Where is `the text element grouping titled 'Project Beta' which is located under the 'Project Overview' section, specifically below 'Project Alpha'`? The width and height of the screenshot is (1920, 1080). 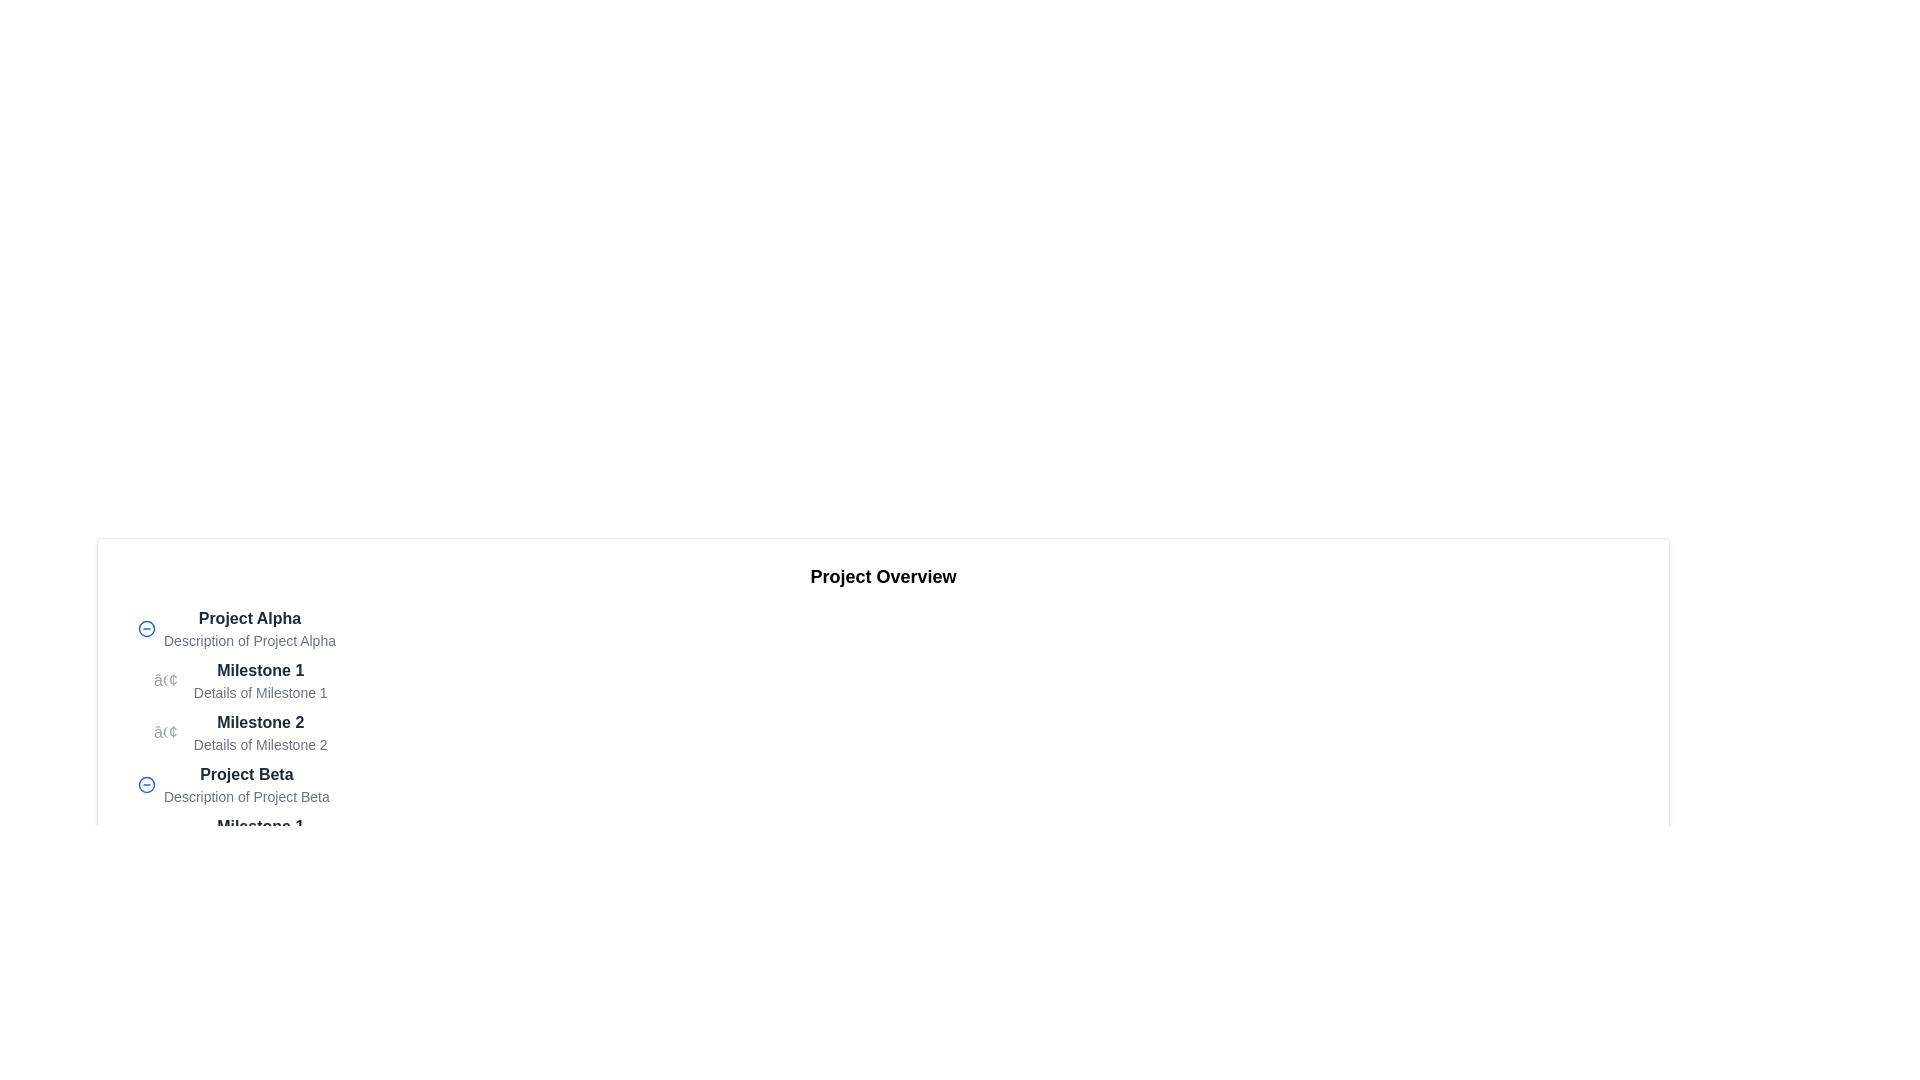 the text element grouping titled 'Project Beta' which is located under the 'Project Overview' section, specifically below 'Project Alpha' is located at coordinates (245, 784).